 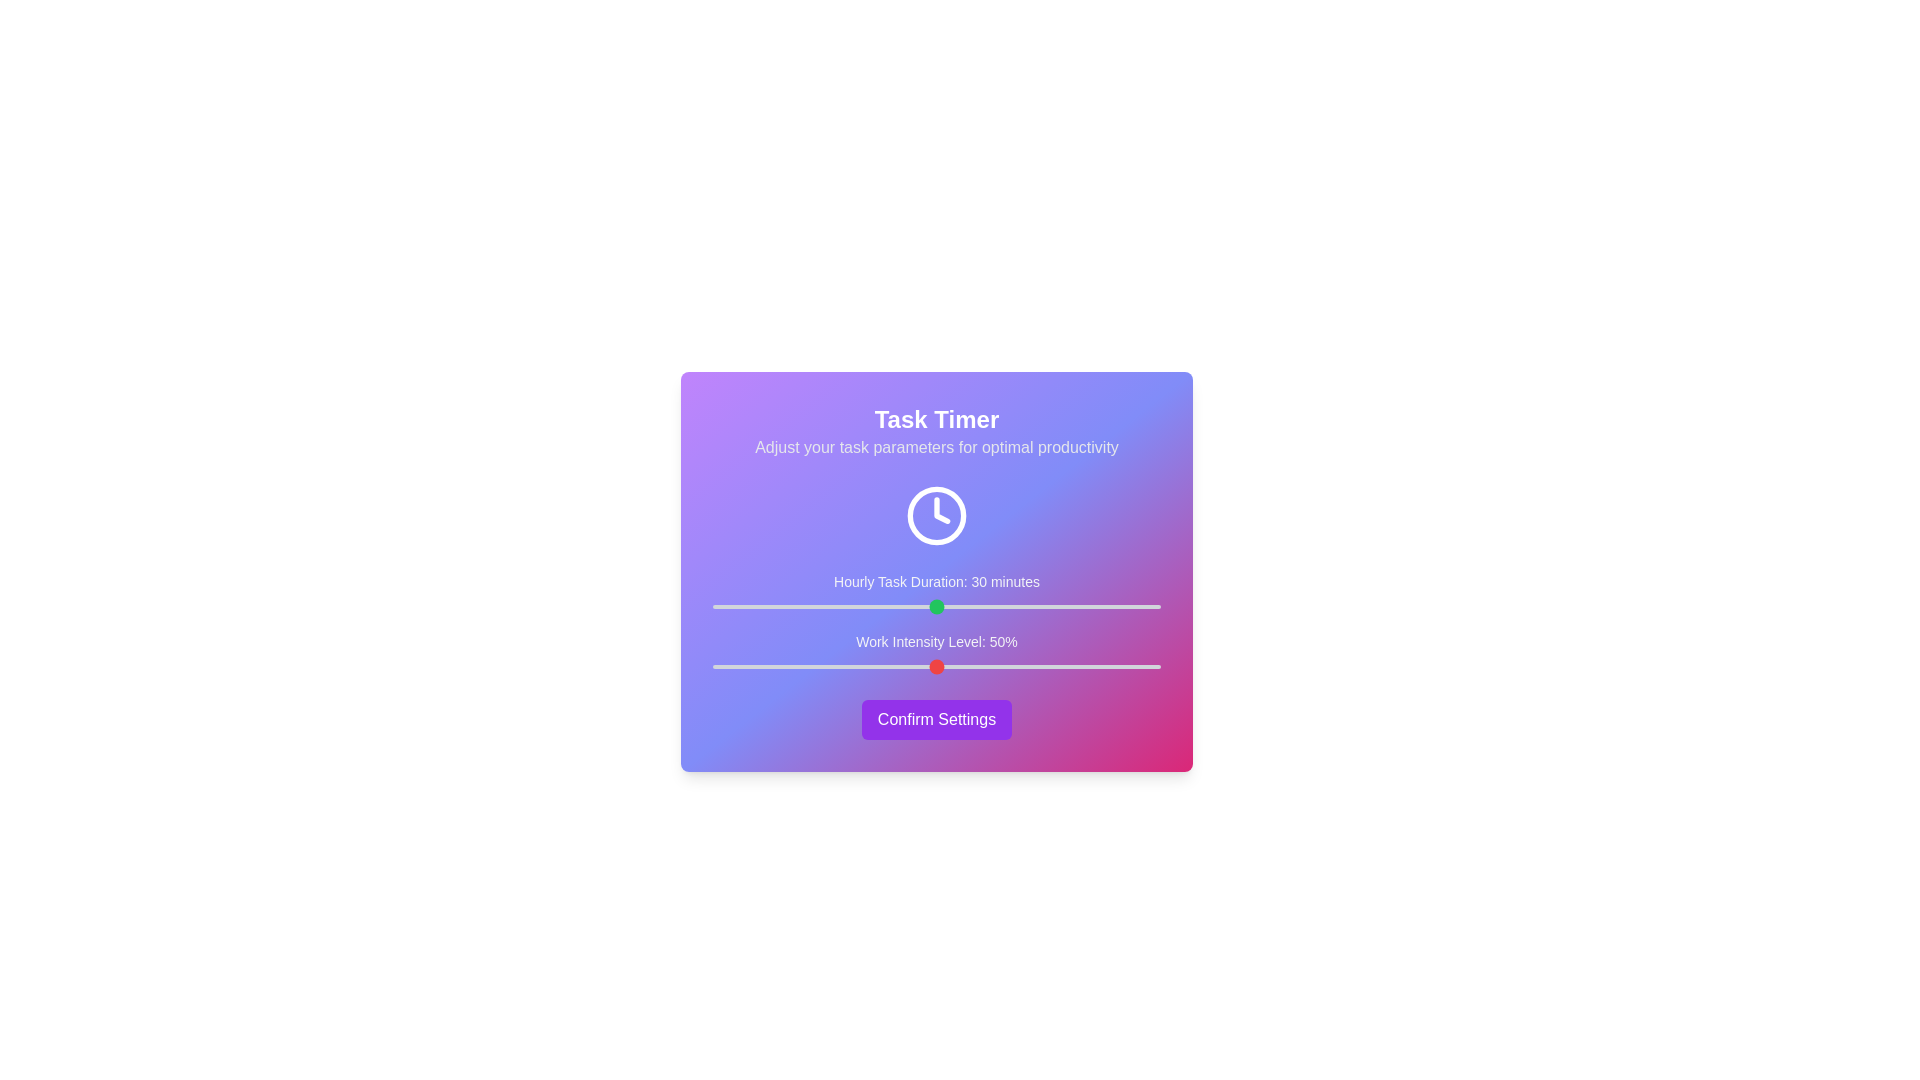 What do you see at coordinates (898, 605) in the screenshot?
I see `the 'Hourly Task Duration' slider to 25 minutes` at bounding box center [898, 605].